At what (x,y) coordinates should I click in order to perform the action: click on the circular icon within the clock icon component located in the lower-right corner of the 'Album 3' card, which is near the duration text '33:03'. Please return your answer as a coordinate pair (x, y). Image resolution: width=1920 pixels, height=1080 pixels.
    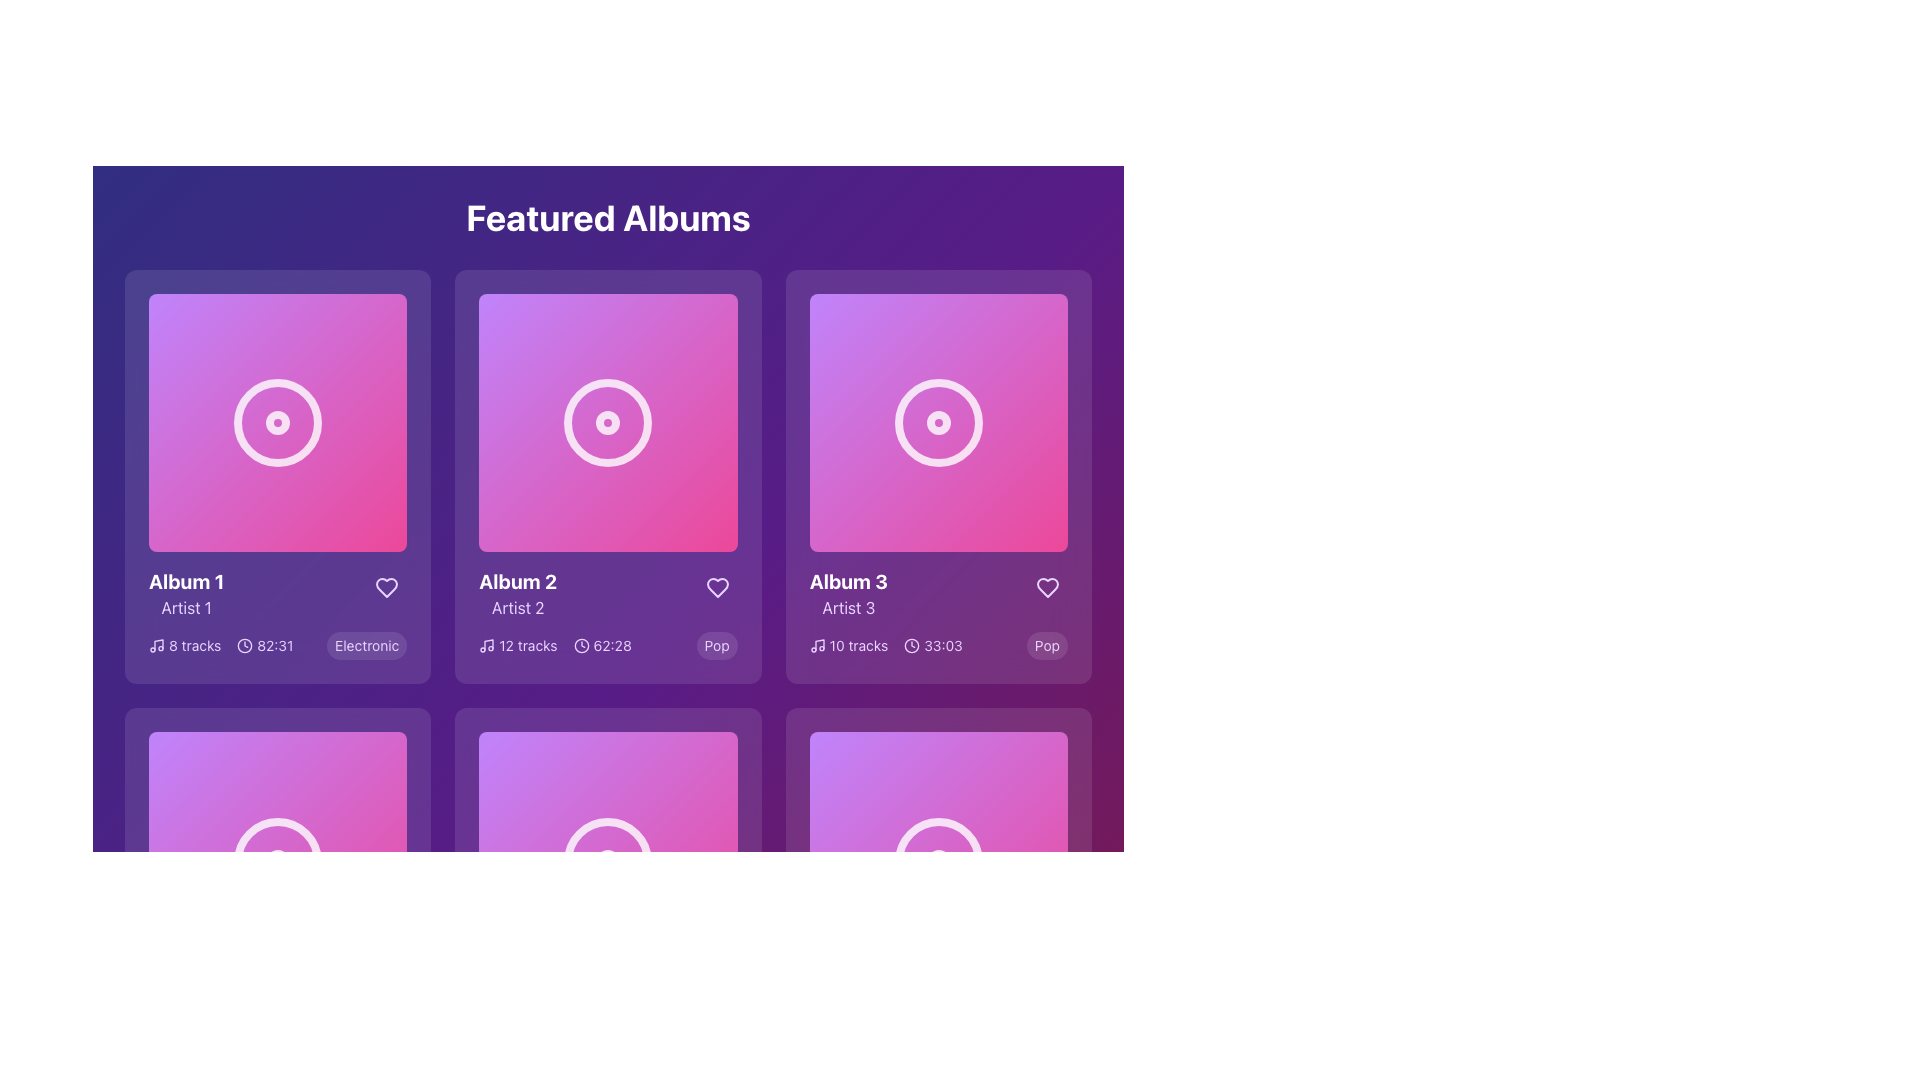
    Looking at the image, I should click on (911, 646).